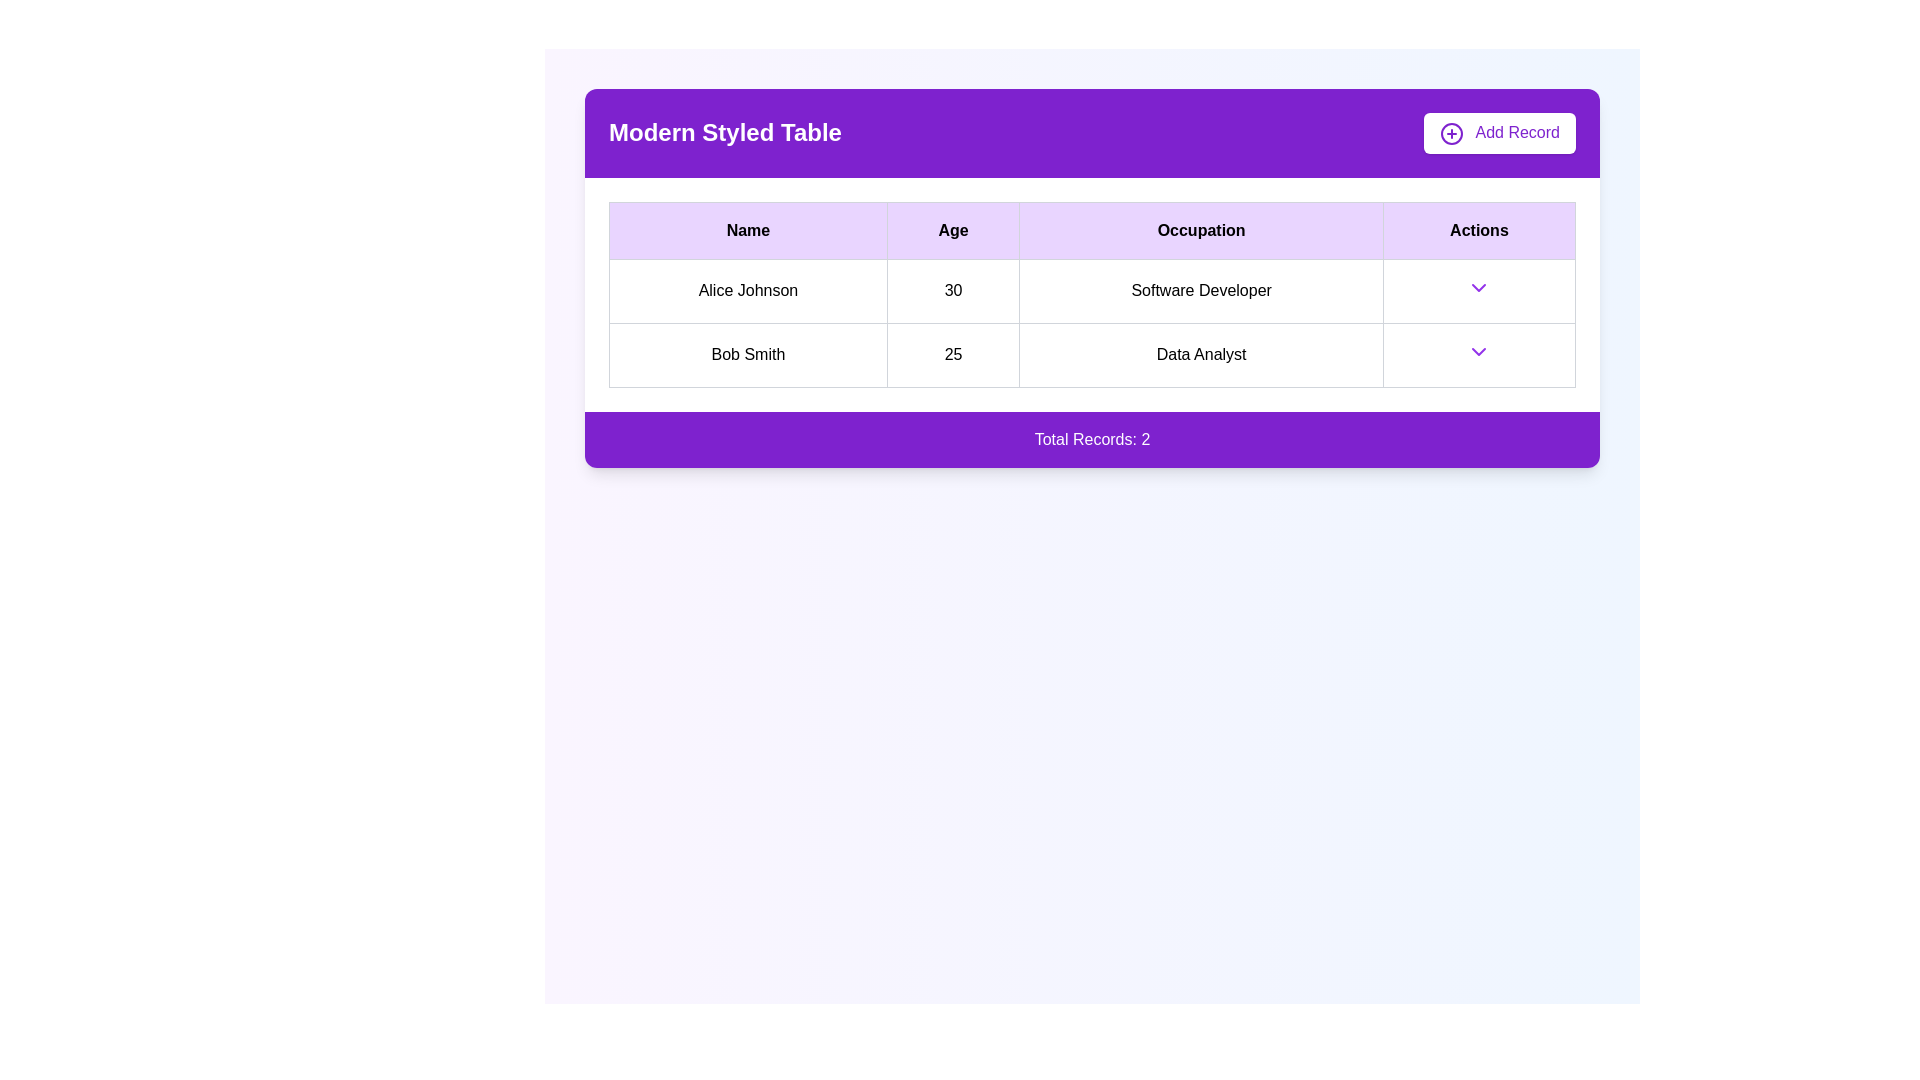 This screenshot has width=1920, height=1080. I want to click on the 'Name' text label, which is styled in bold black font on a light lavender background and serves as the header for the first column in the table, so click(747, 229).